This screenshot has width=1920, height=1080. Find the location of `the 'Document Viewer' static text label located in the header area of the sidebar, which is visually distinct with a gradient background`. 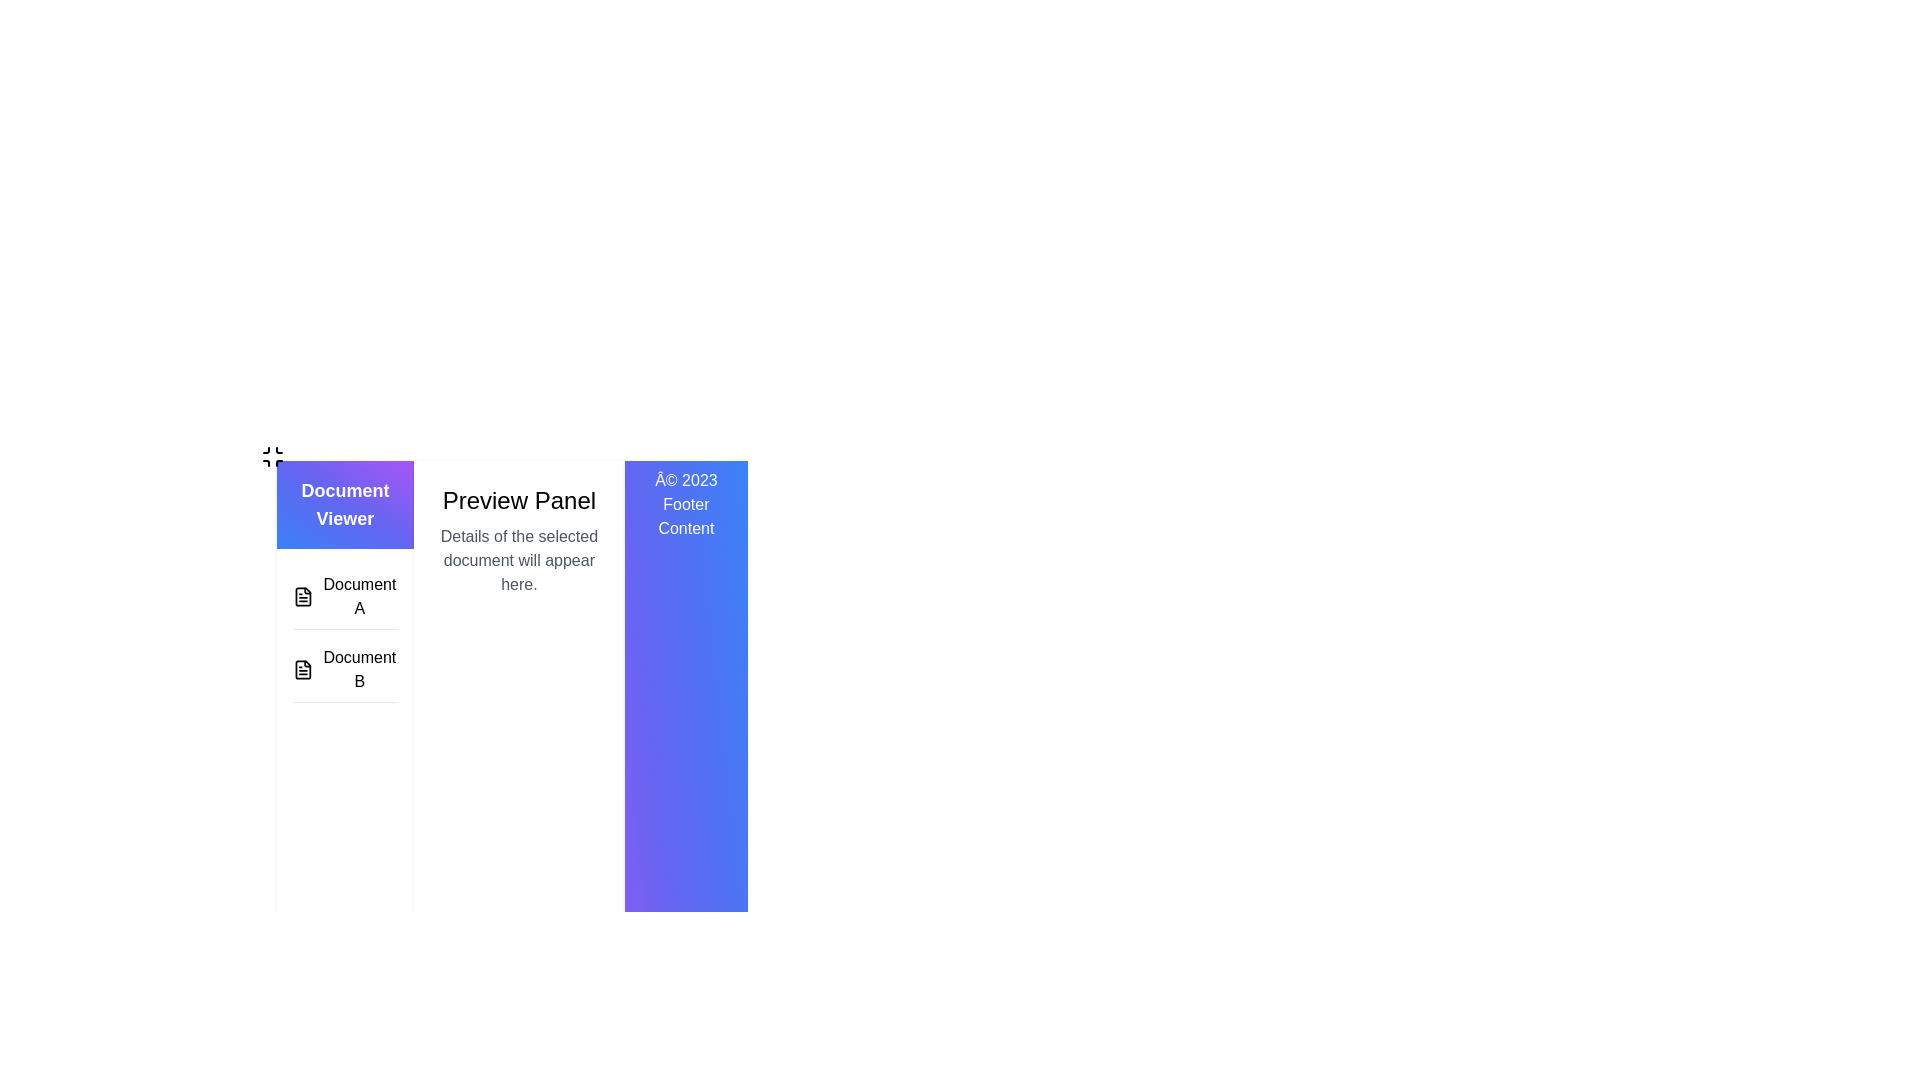

the 'Document Viewer' static text label located in the header area of the sidebar, which is visually distinct with a gradient background is located at coordinates (345, 504).